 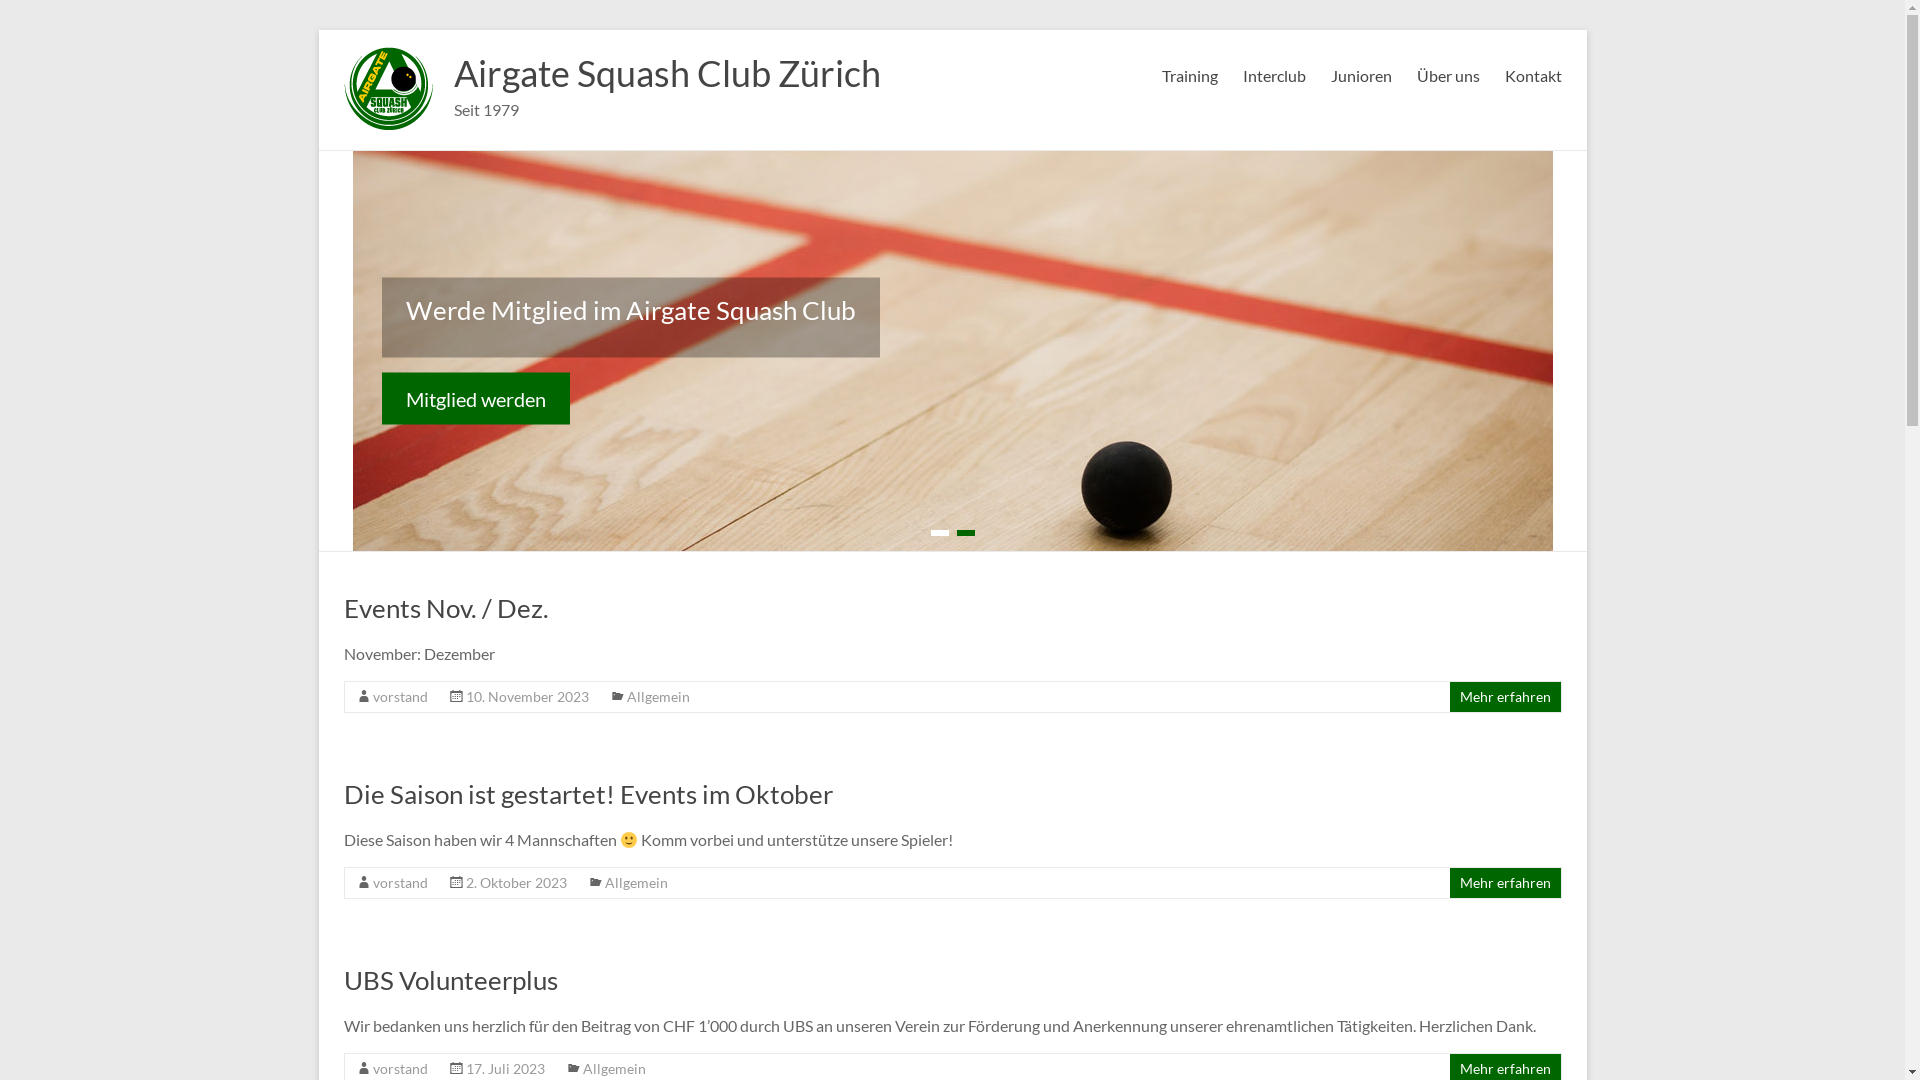 What do you see at coordinates (445, 607) in the screenshot?
I see `'Events Nov. / Dez.'` at bounding box center [445, 607].